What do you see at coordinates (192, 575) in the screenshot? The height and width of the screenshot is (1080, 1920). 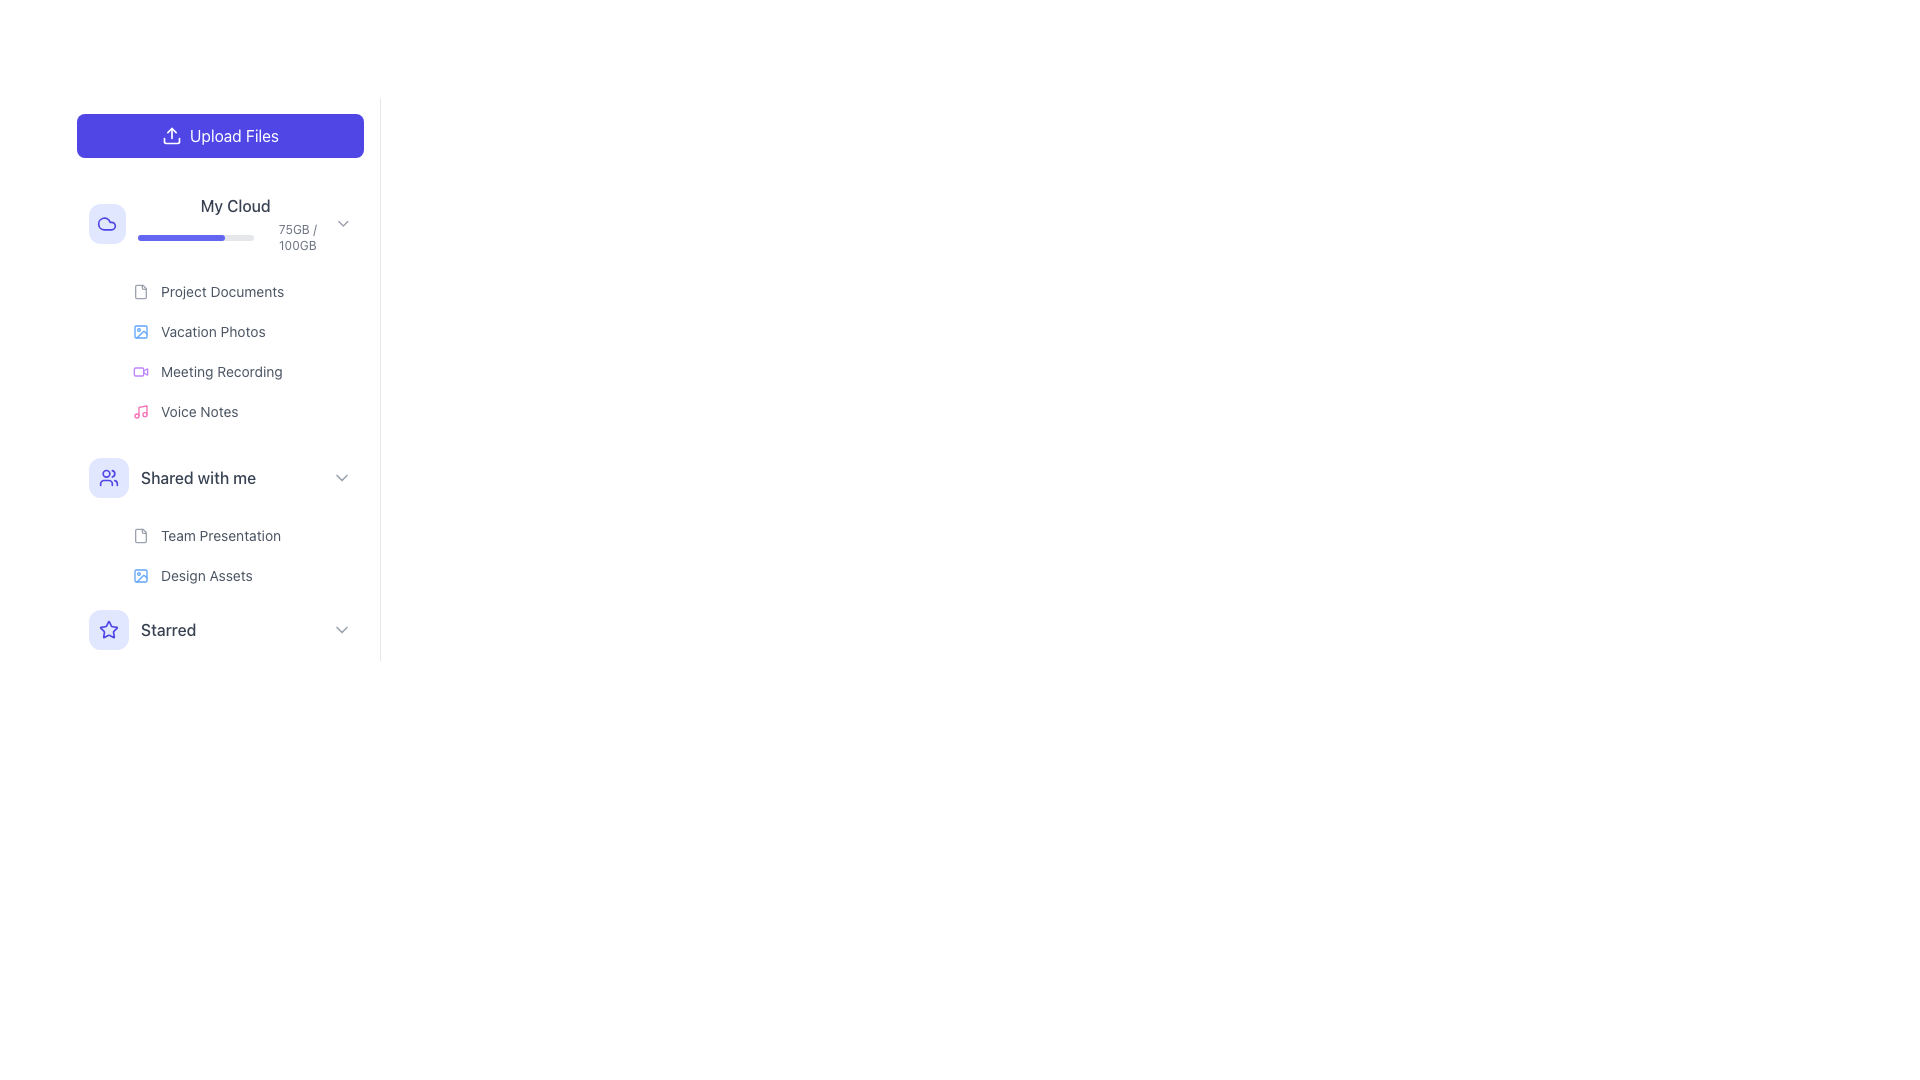 I see `the 'Design Assets' text label in the sidebar under 'Shared with me'` at bounding box center [192, 575].